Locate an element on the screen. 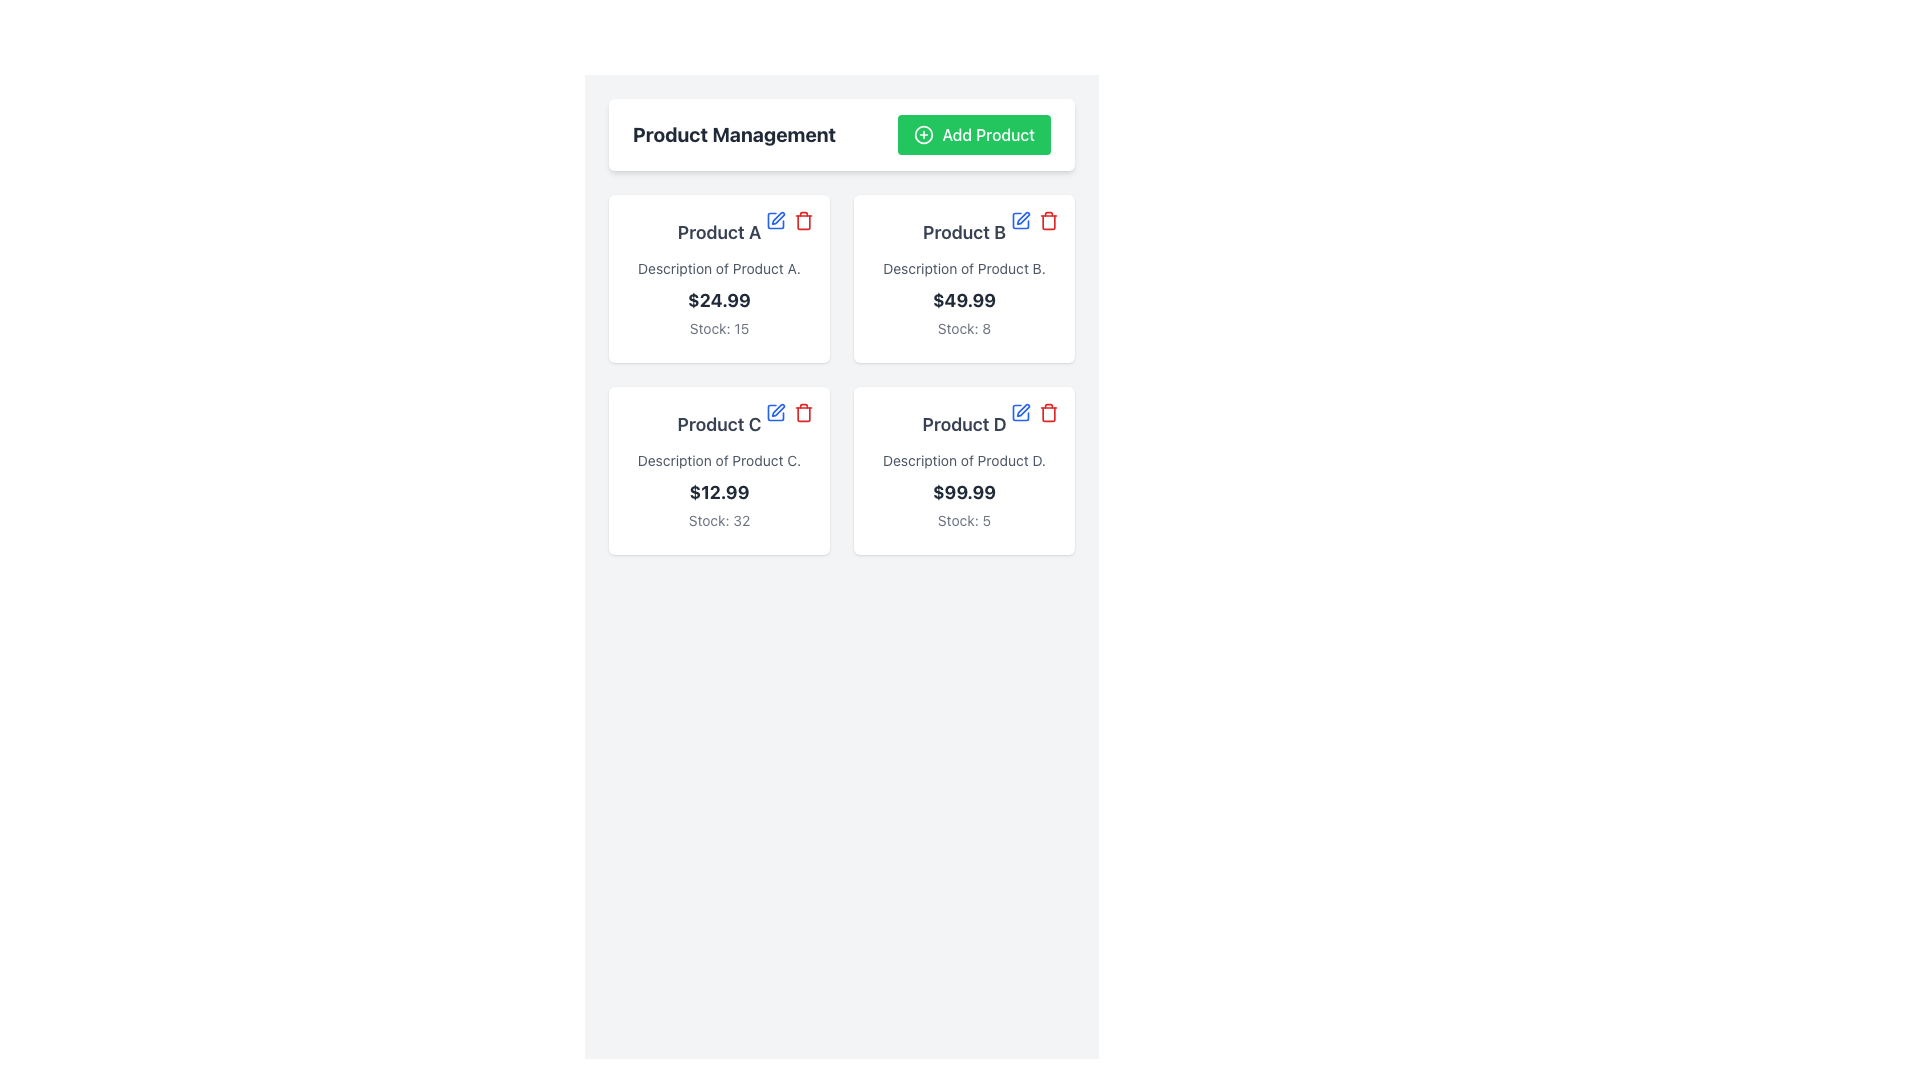  the text indicating the current stock quantity for 'Product D', located directly below the price '$99.99' is located at coordinates (964, 519).